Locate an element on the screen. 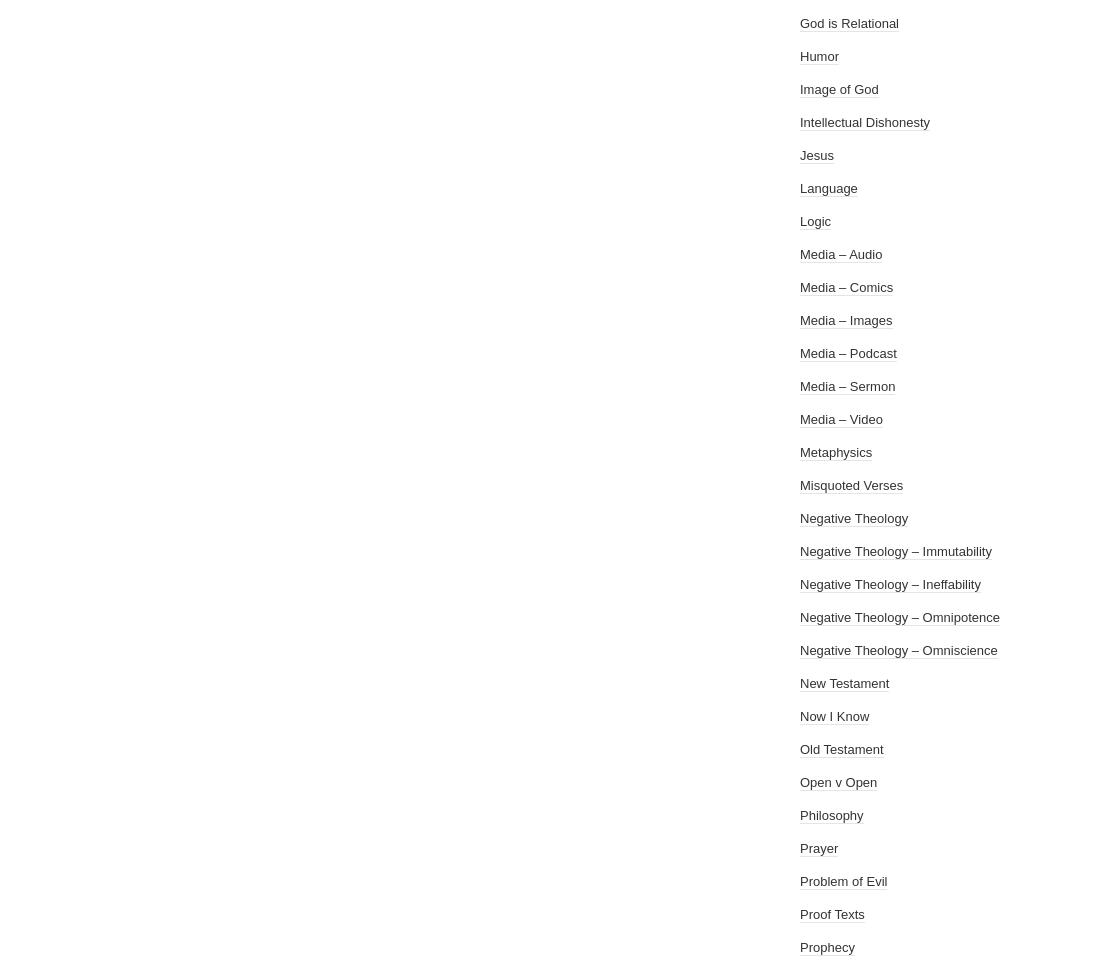 This screenshot has width=1100, height=974. 'Negative Theology' is located at coordinates (853, 518).